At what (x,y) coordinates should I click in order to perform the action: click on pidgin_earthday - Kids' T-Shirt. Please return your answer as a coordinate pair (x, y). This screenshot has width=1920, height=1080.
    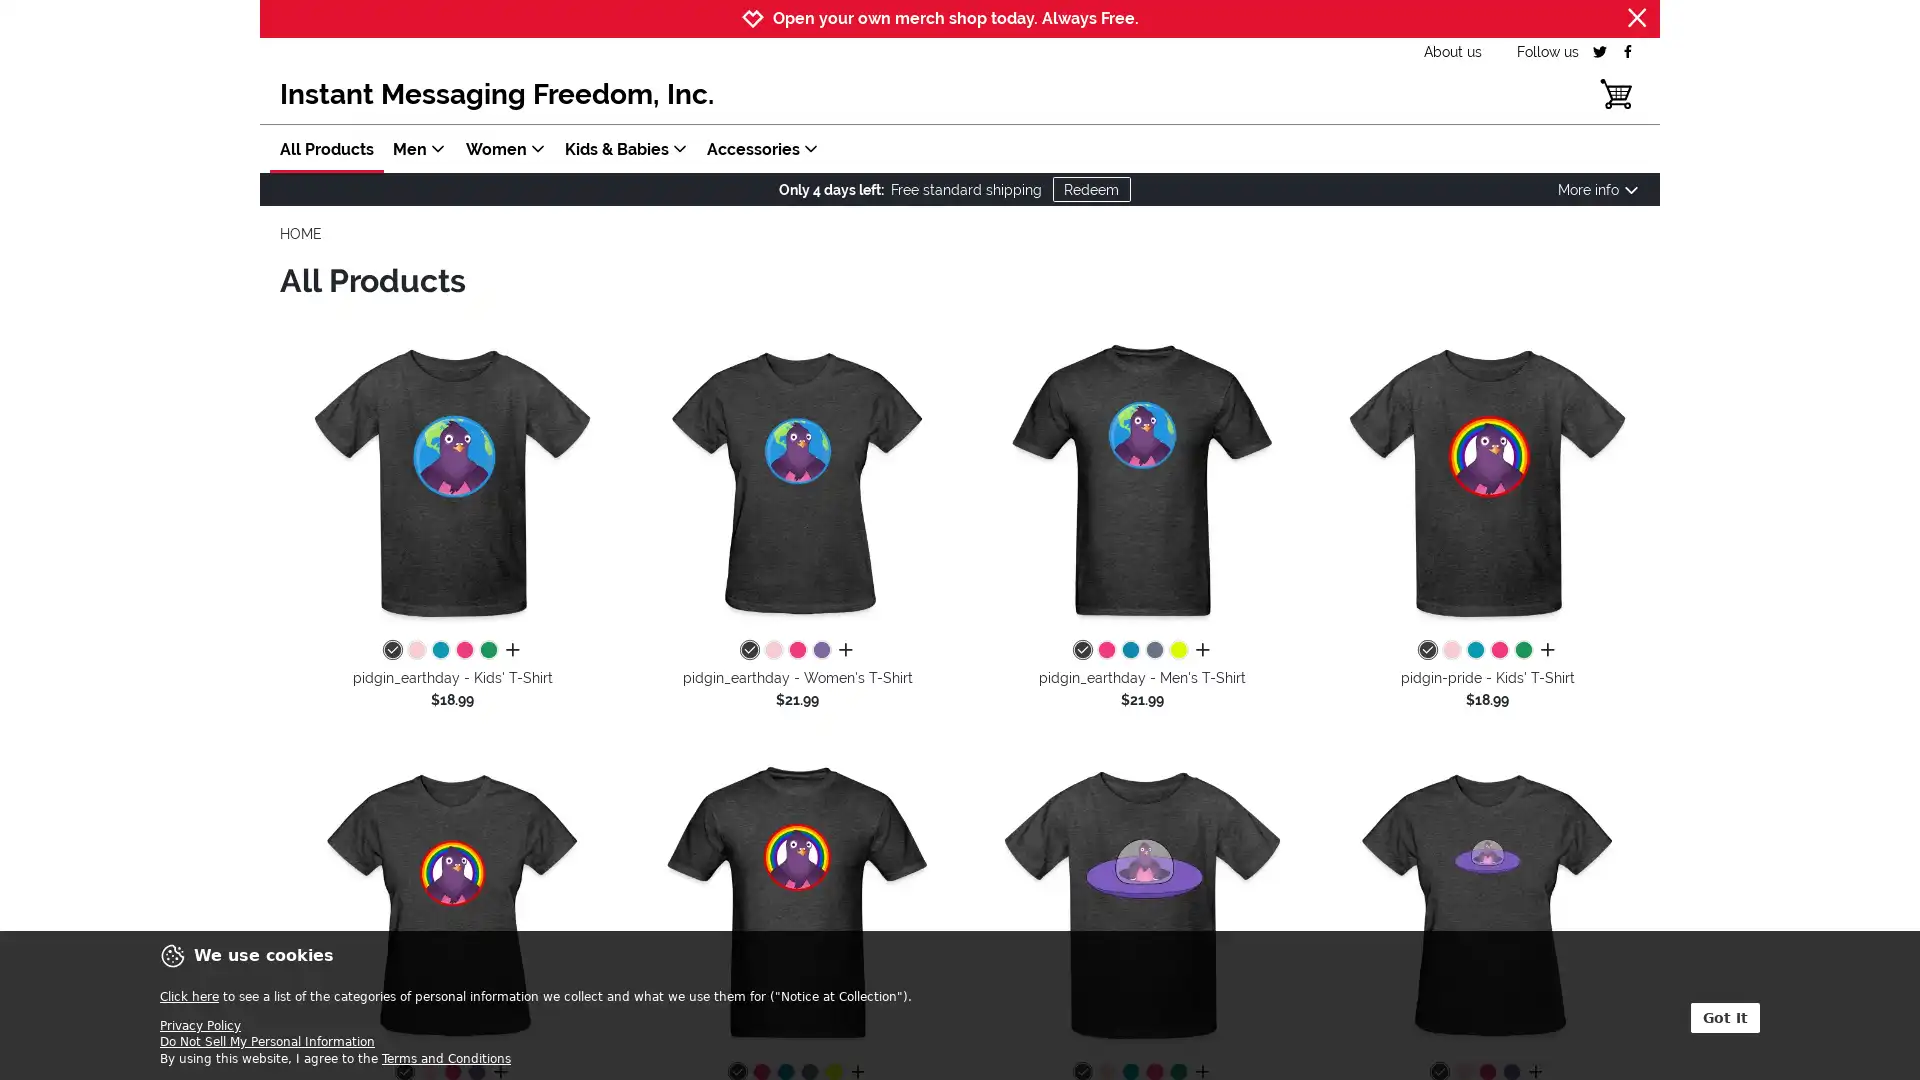
    Looking at the image, I should click on (451, 482).